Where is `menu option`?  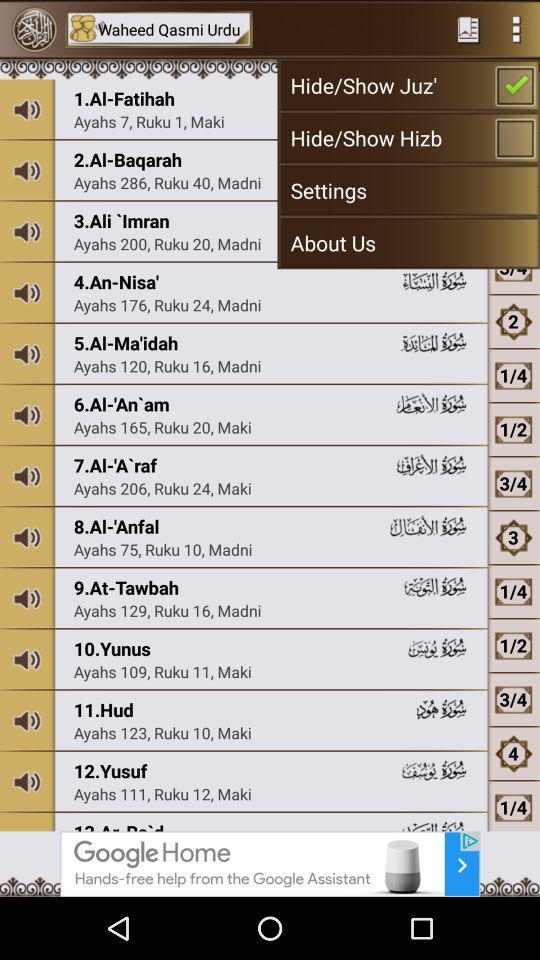 menu option is located at coordinates (516, 28).